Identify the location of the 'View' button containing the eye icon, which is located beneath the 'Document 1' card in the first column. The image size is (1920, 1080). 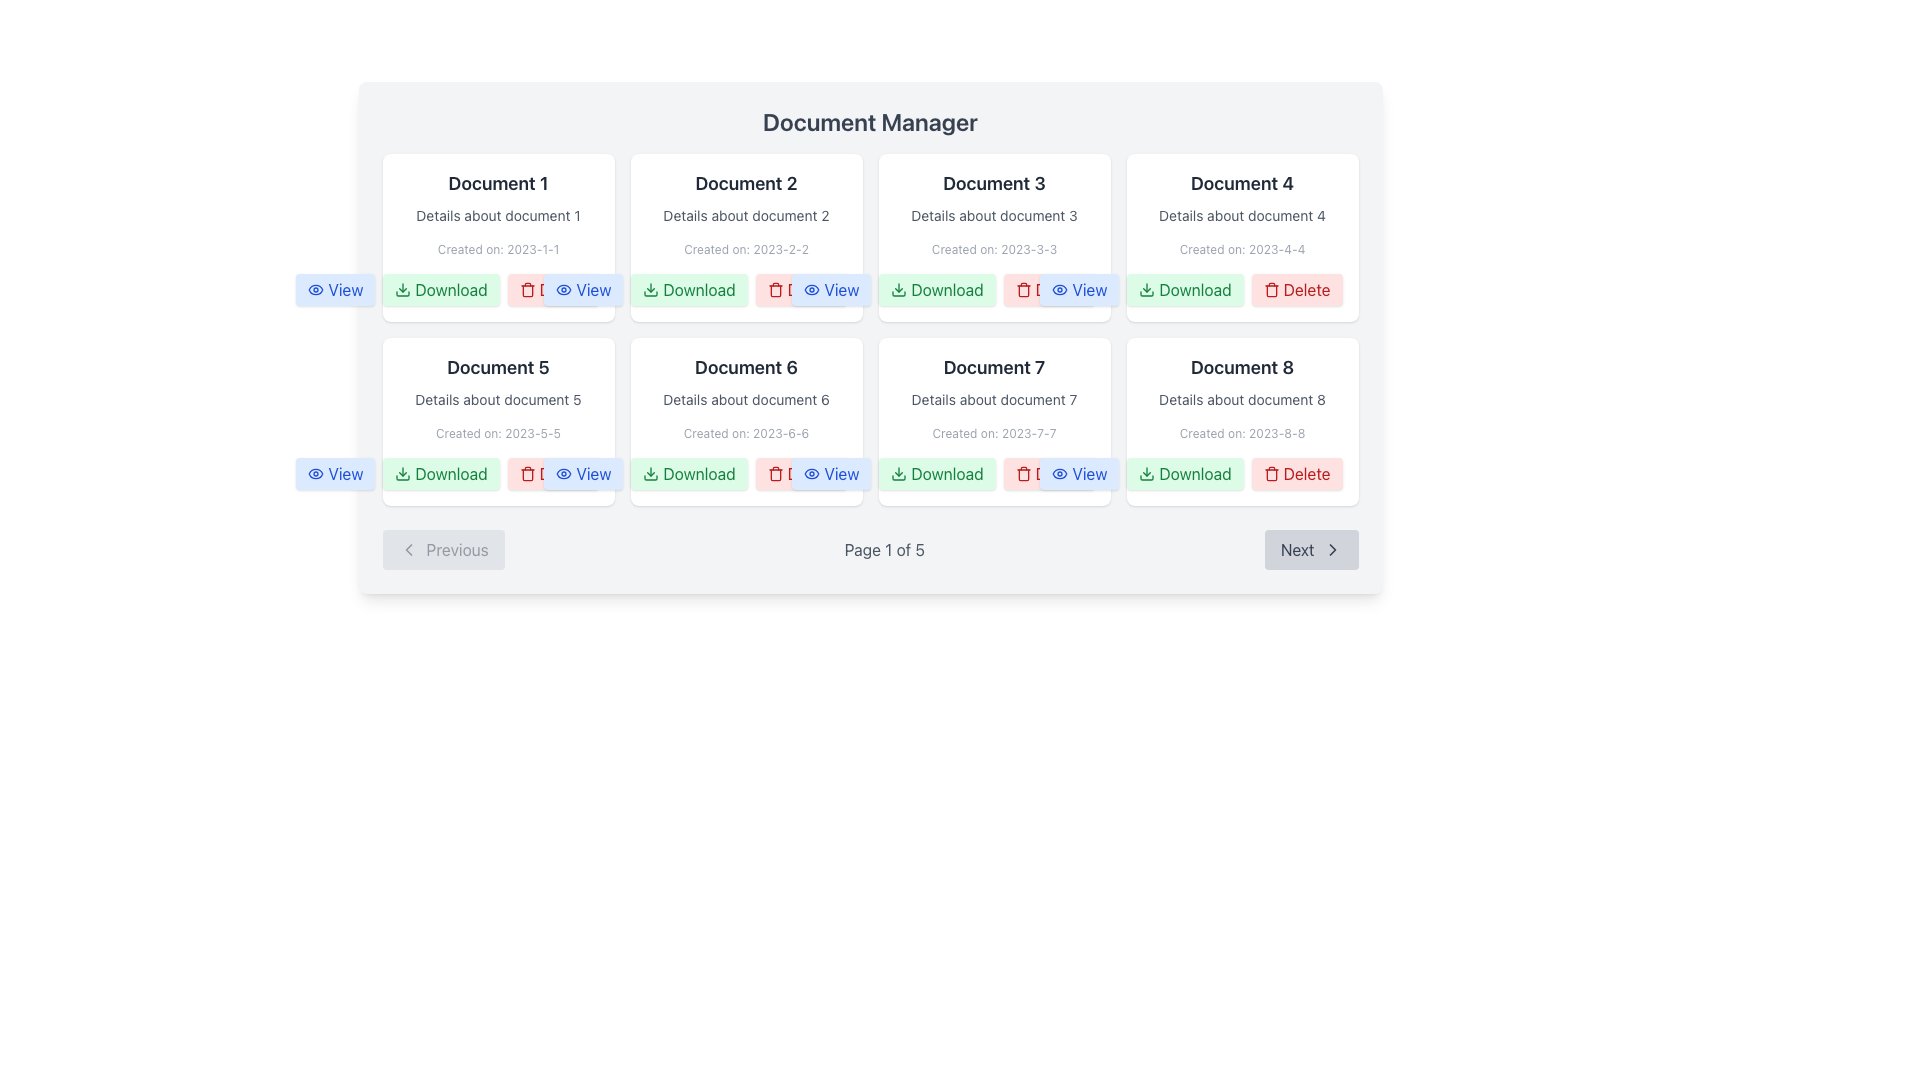
(315, 289).